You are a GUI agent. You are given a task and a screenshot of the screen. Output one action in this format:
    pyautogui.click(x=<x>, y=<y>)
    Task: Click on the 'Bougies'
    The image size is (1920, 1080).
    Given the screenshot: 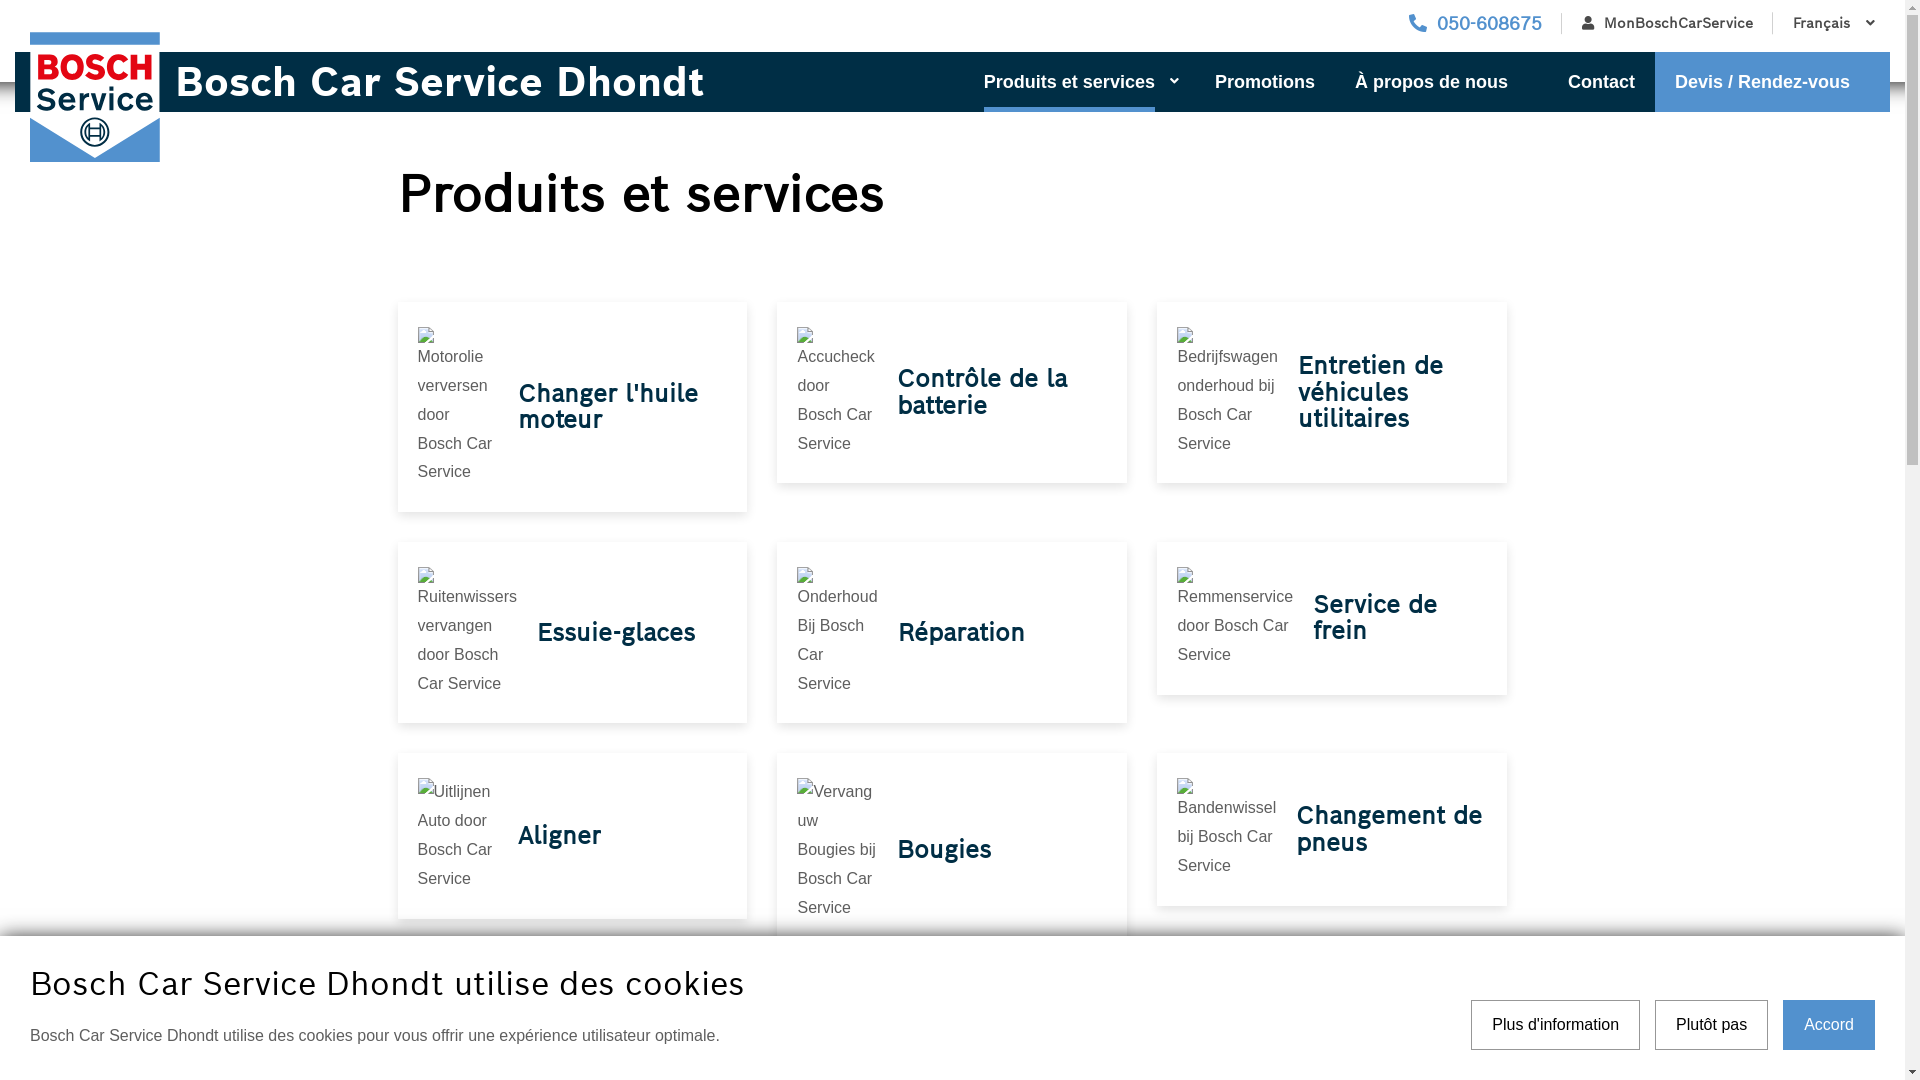 What is the action you would take?
    pyautogui.click(x=896, y=849)
    